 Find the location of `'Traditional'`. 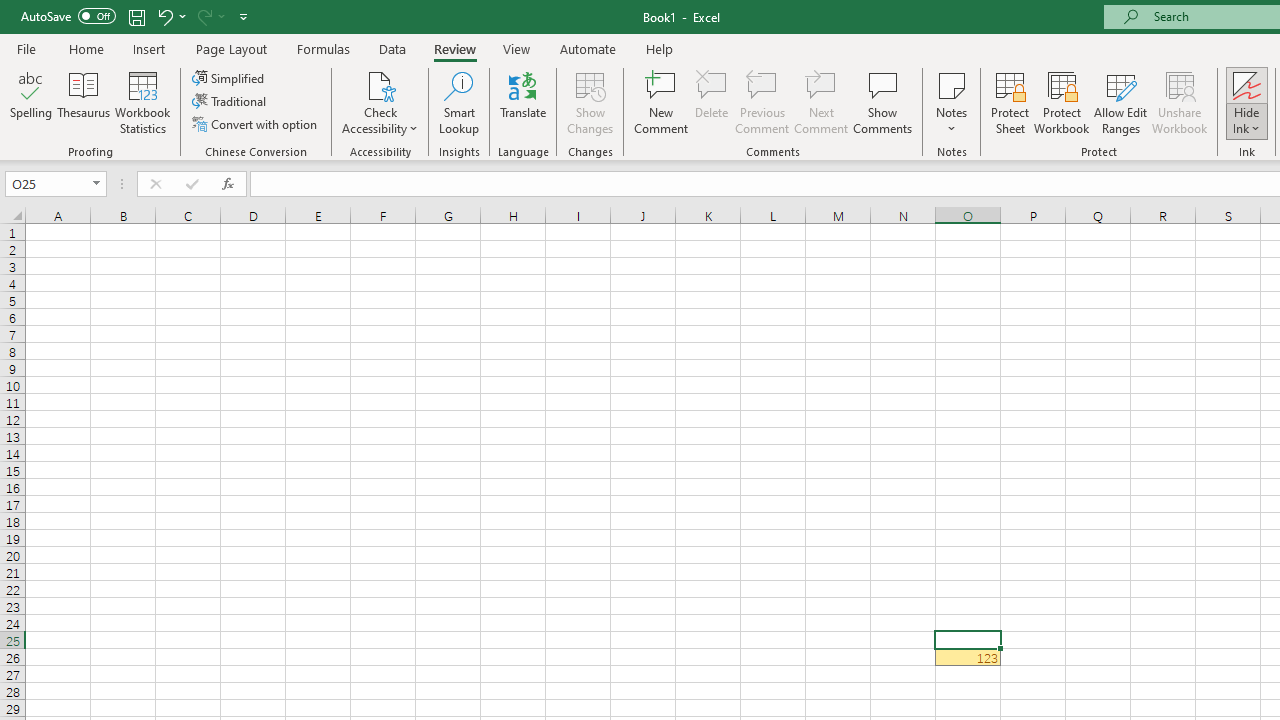

'Traditional' is located at coordinates (231, 101).